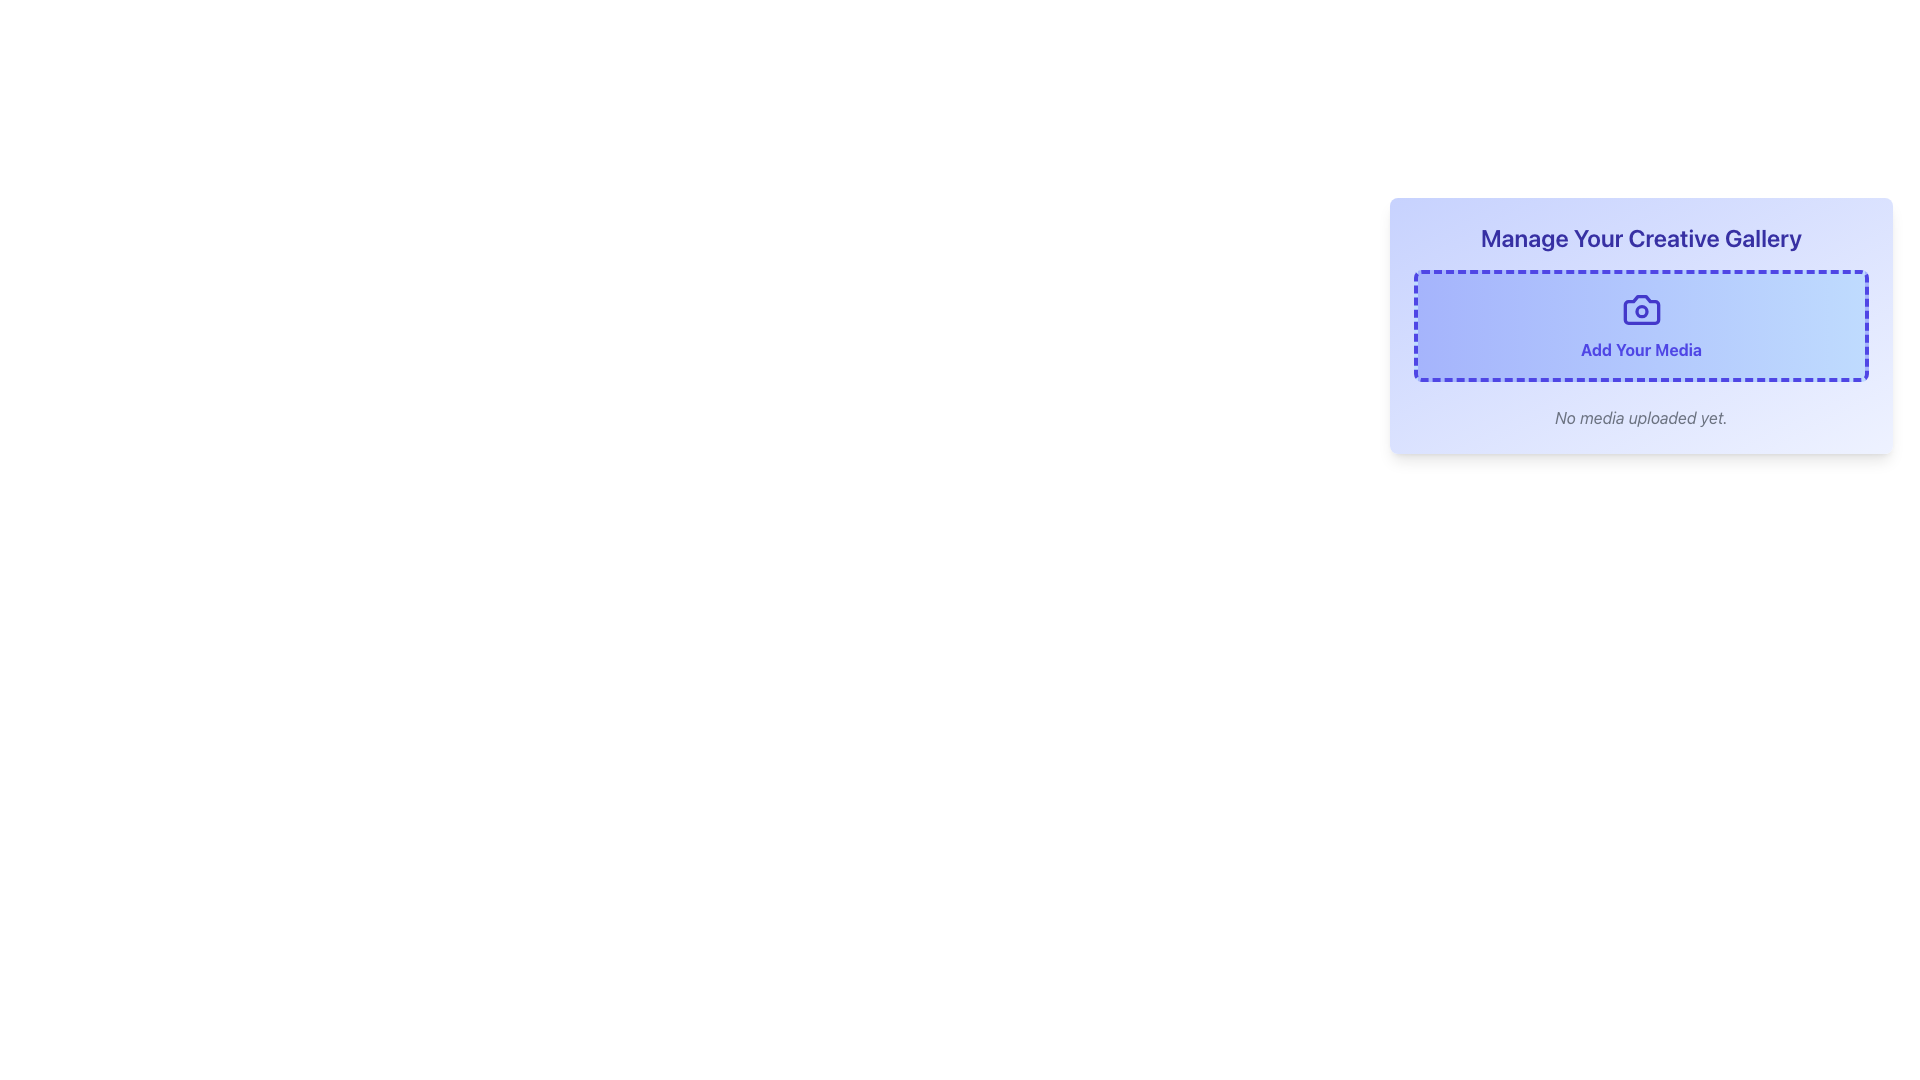 This screenshot has width=1920, height=1080. I want to click on the camera icon, which is styled with indigo hues and represents camera functionality, located in the 'Add Your Media' section of the interface, so click(1641, 309).